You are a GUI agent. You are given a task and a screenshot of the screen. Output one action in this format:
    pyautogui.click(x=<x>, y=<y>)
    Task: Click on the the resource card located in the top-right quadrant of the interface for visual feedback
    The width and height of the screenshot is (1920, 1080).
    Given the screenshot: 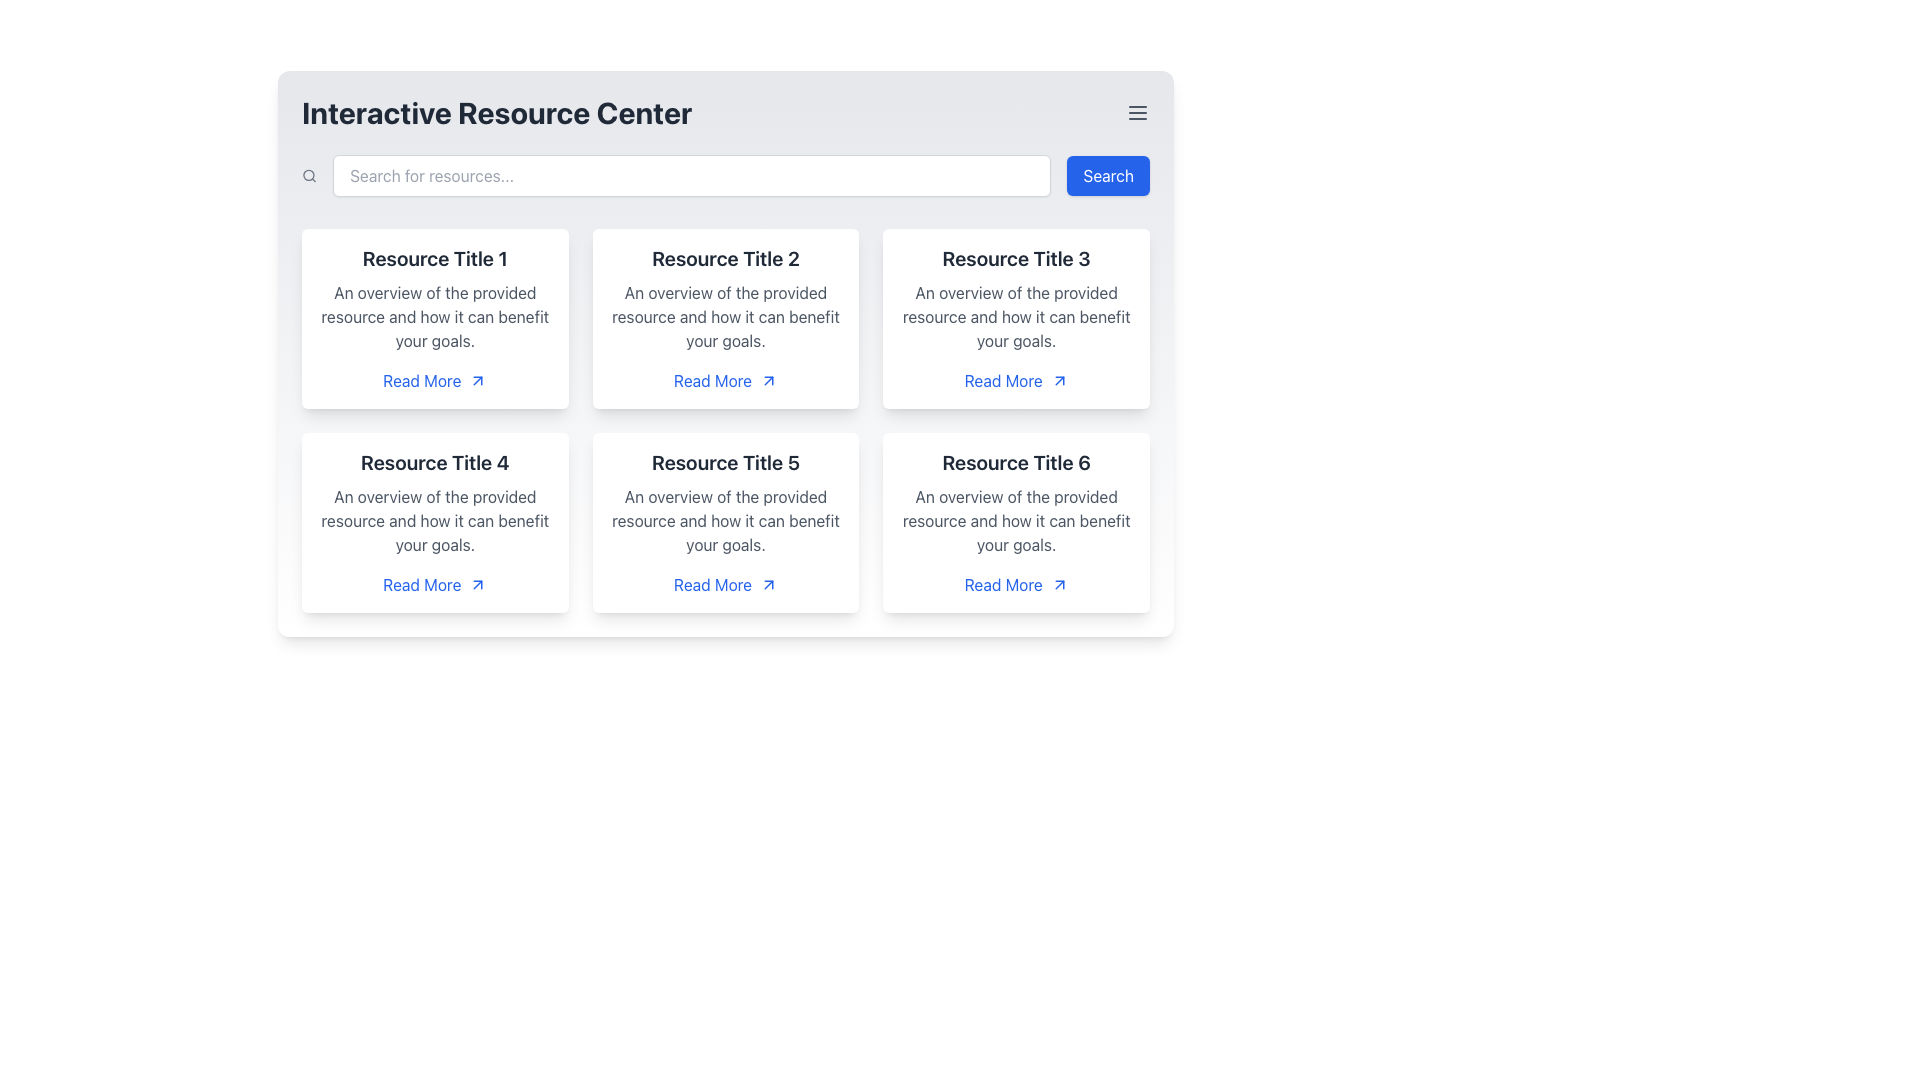 What is the action you would take?
    pyautogui.click(x=724, y=318)
    